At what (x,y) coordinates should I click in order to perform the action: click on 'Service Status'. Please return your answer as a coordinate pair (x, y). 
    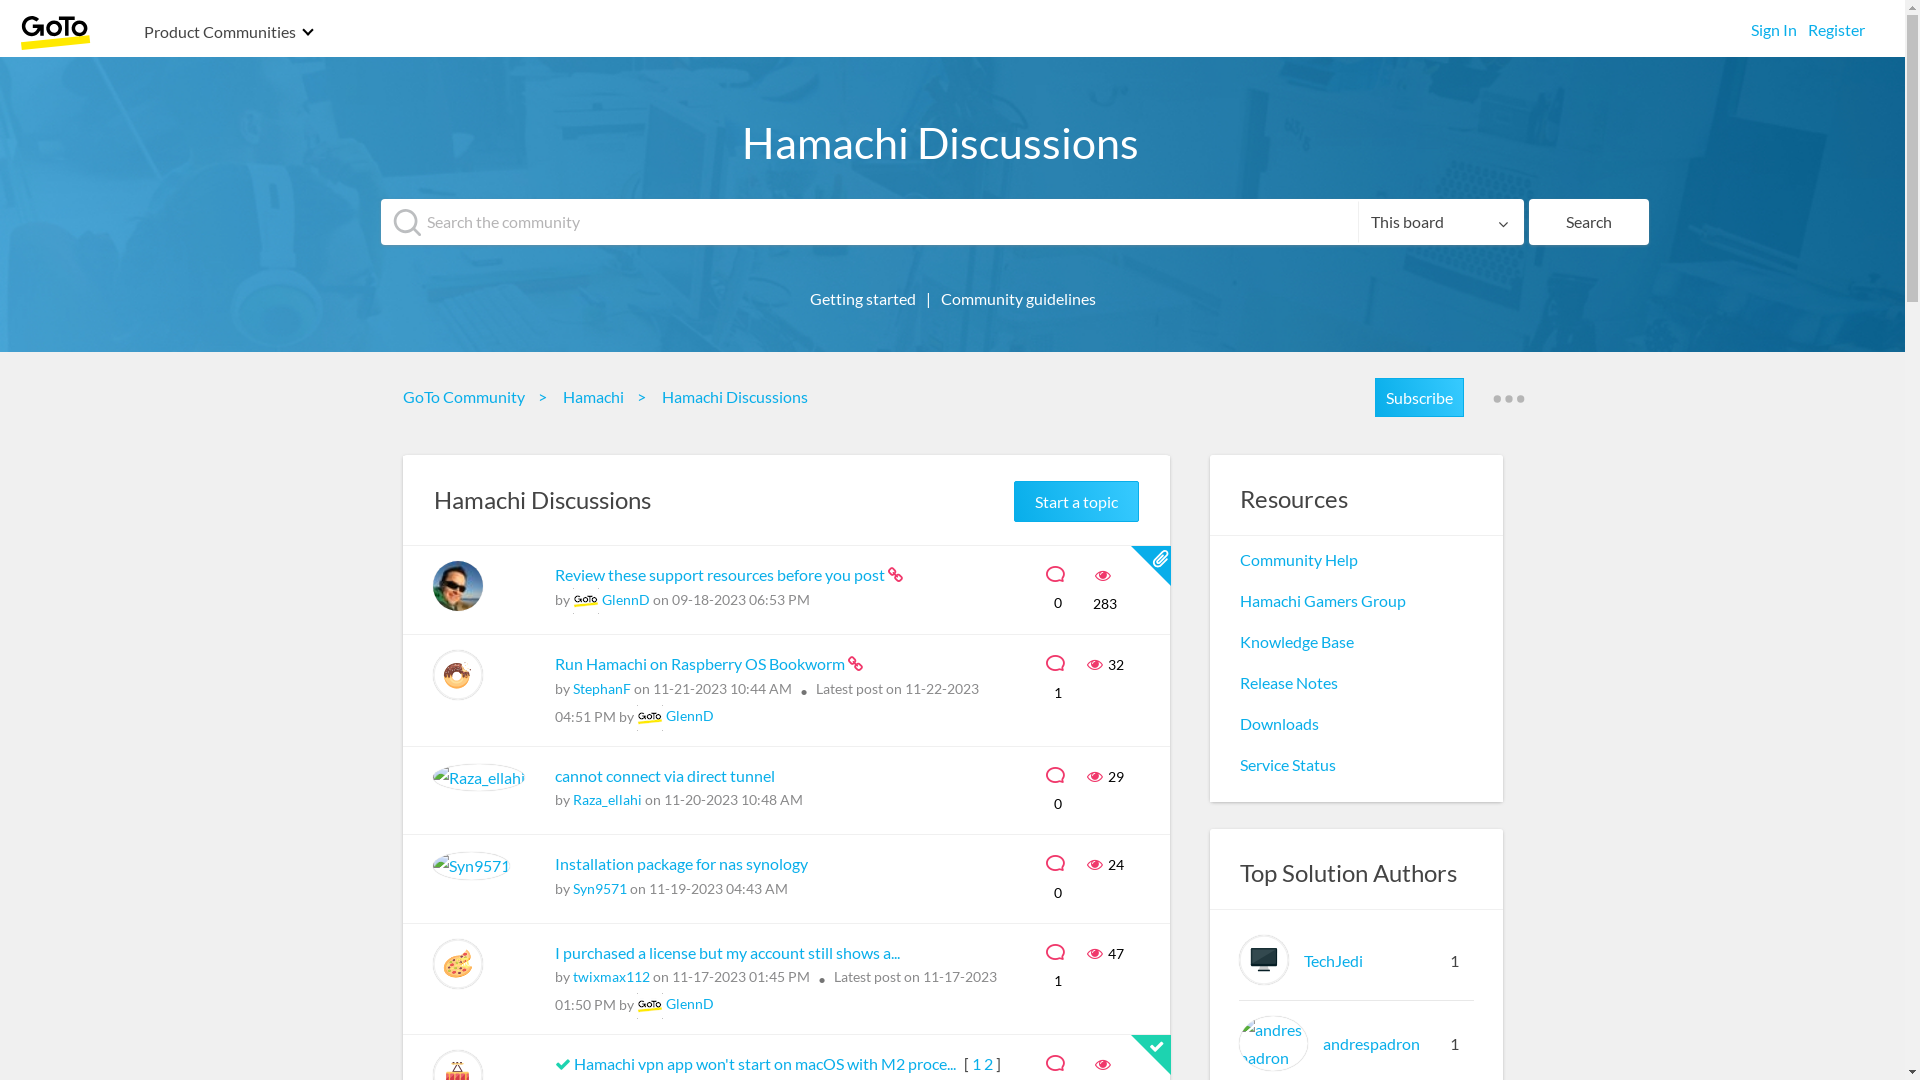
    Looking at the image, I should click on (1287, 764).